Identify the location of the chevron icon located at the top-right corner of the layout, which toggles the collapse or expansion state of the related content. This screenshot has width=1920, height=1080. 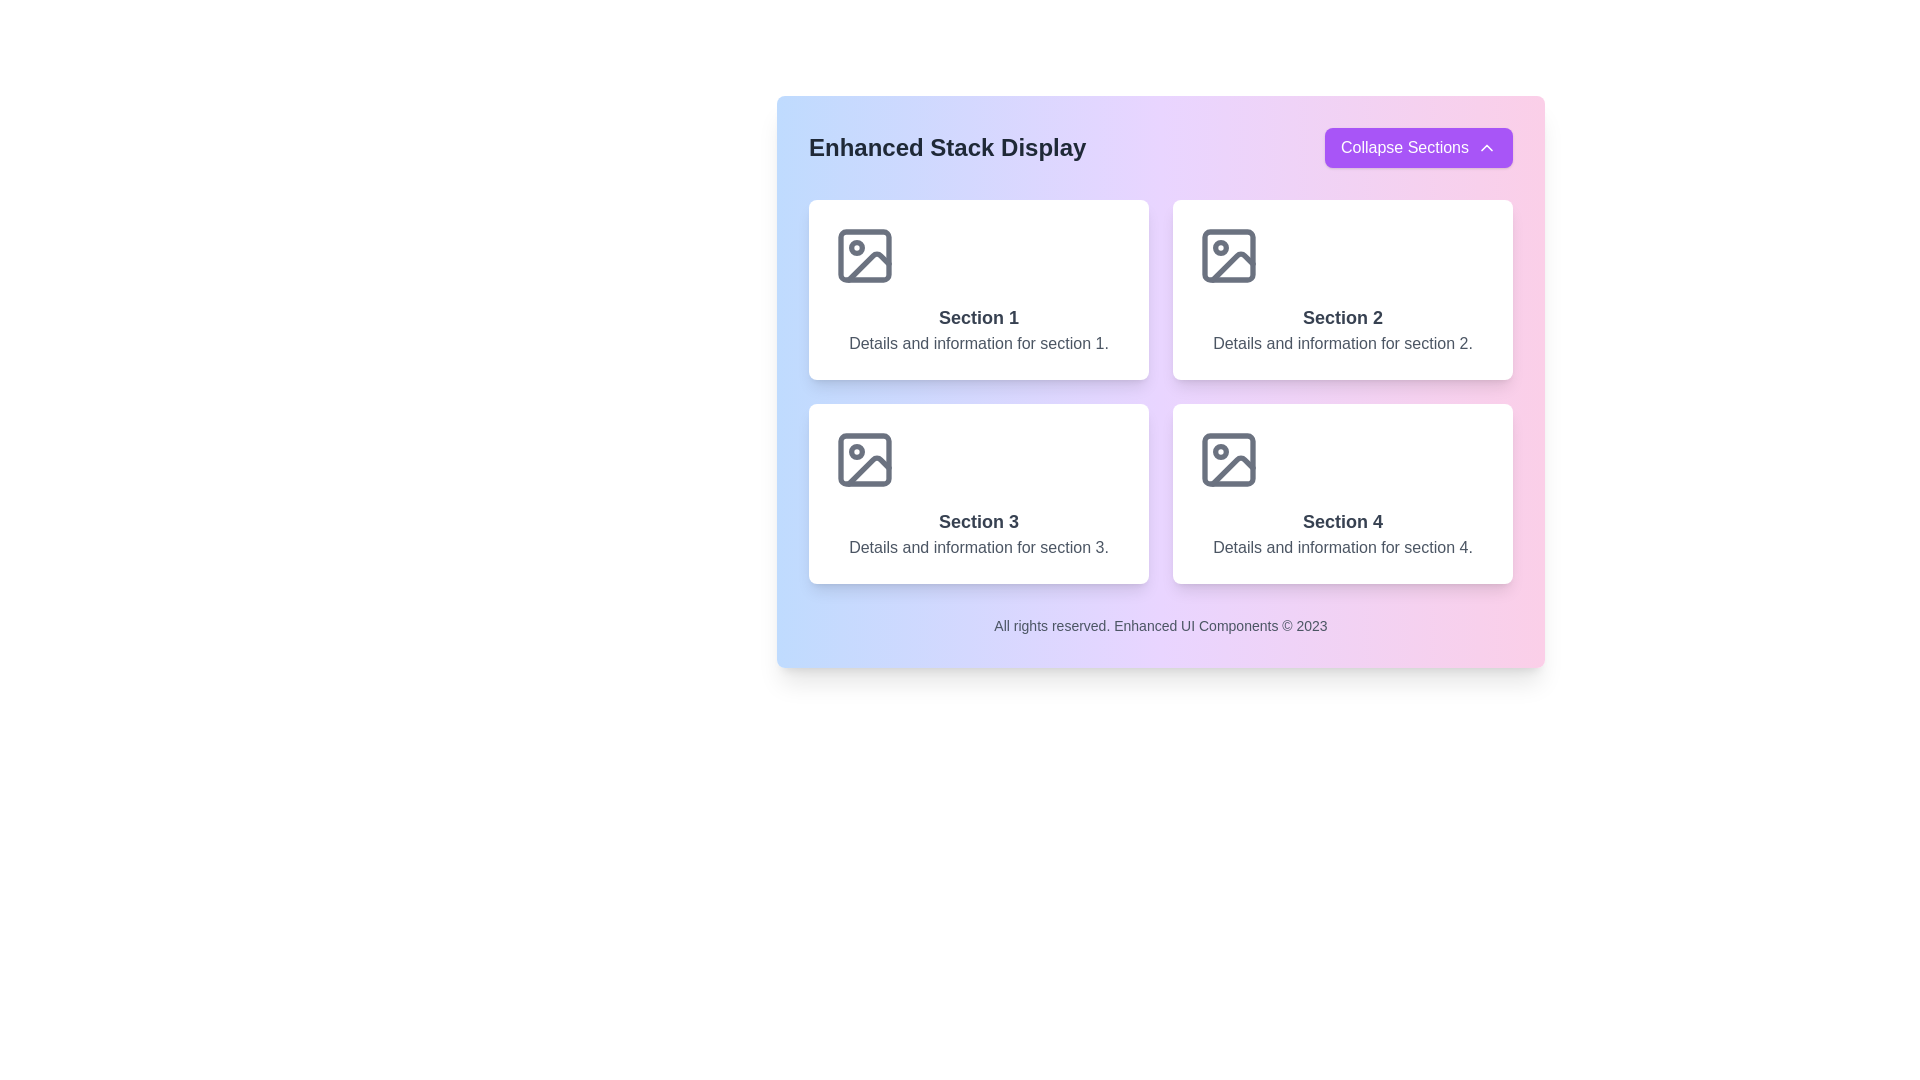
(1487, 146).